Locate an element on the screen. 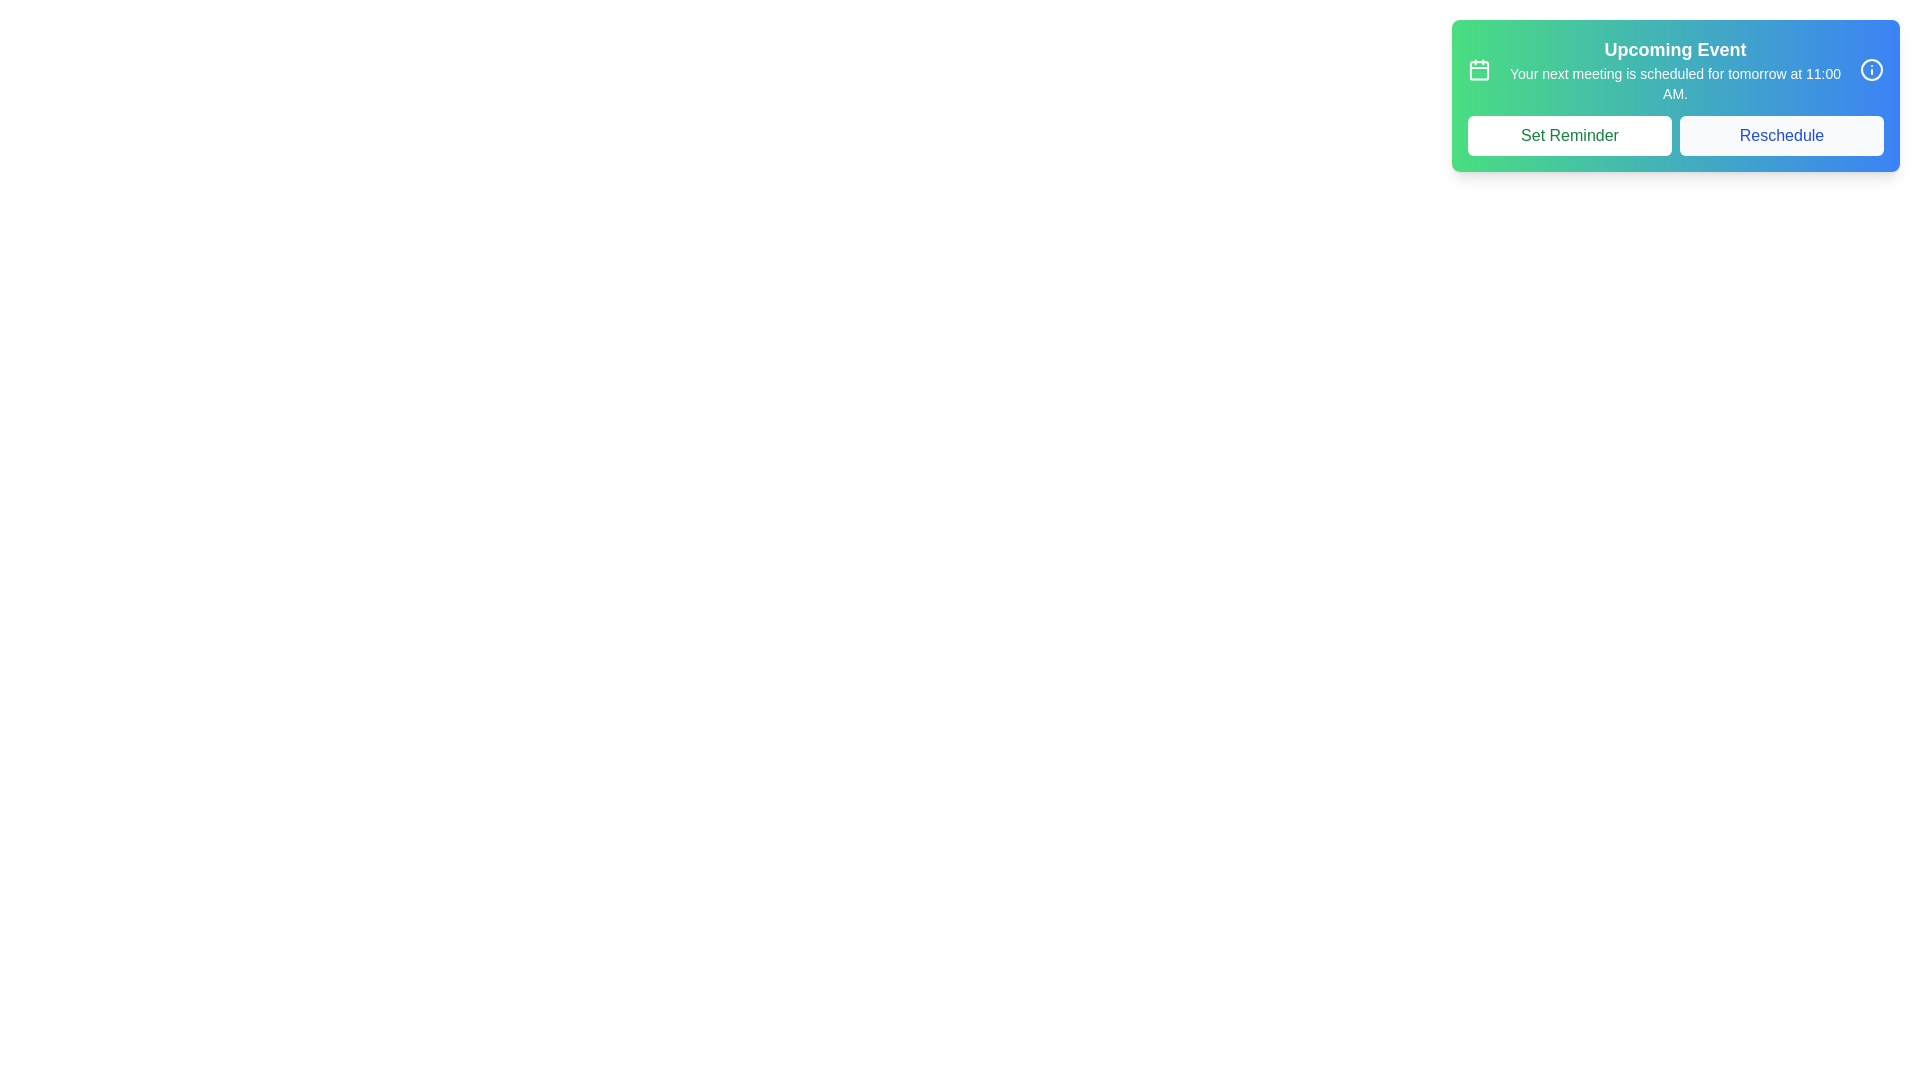 This screenshot has height=1080, width=1920. the 'Reschedule' button to initiate the rescheduling process is located at coordinates (1781, 135).